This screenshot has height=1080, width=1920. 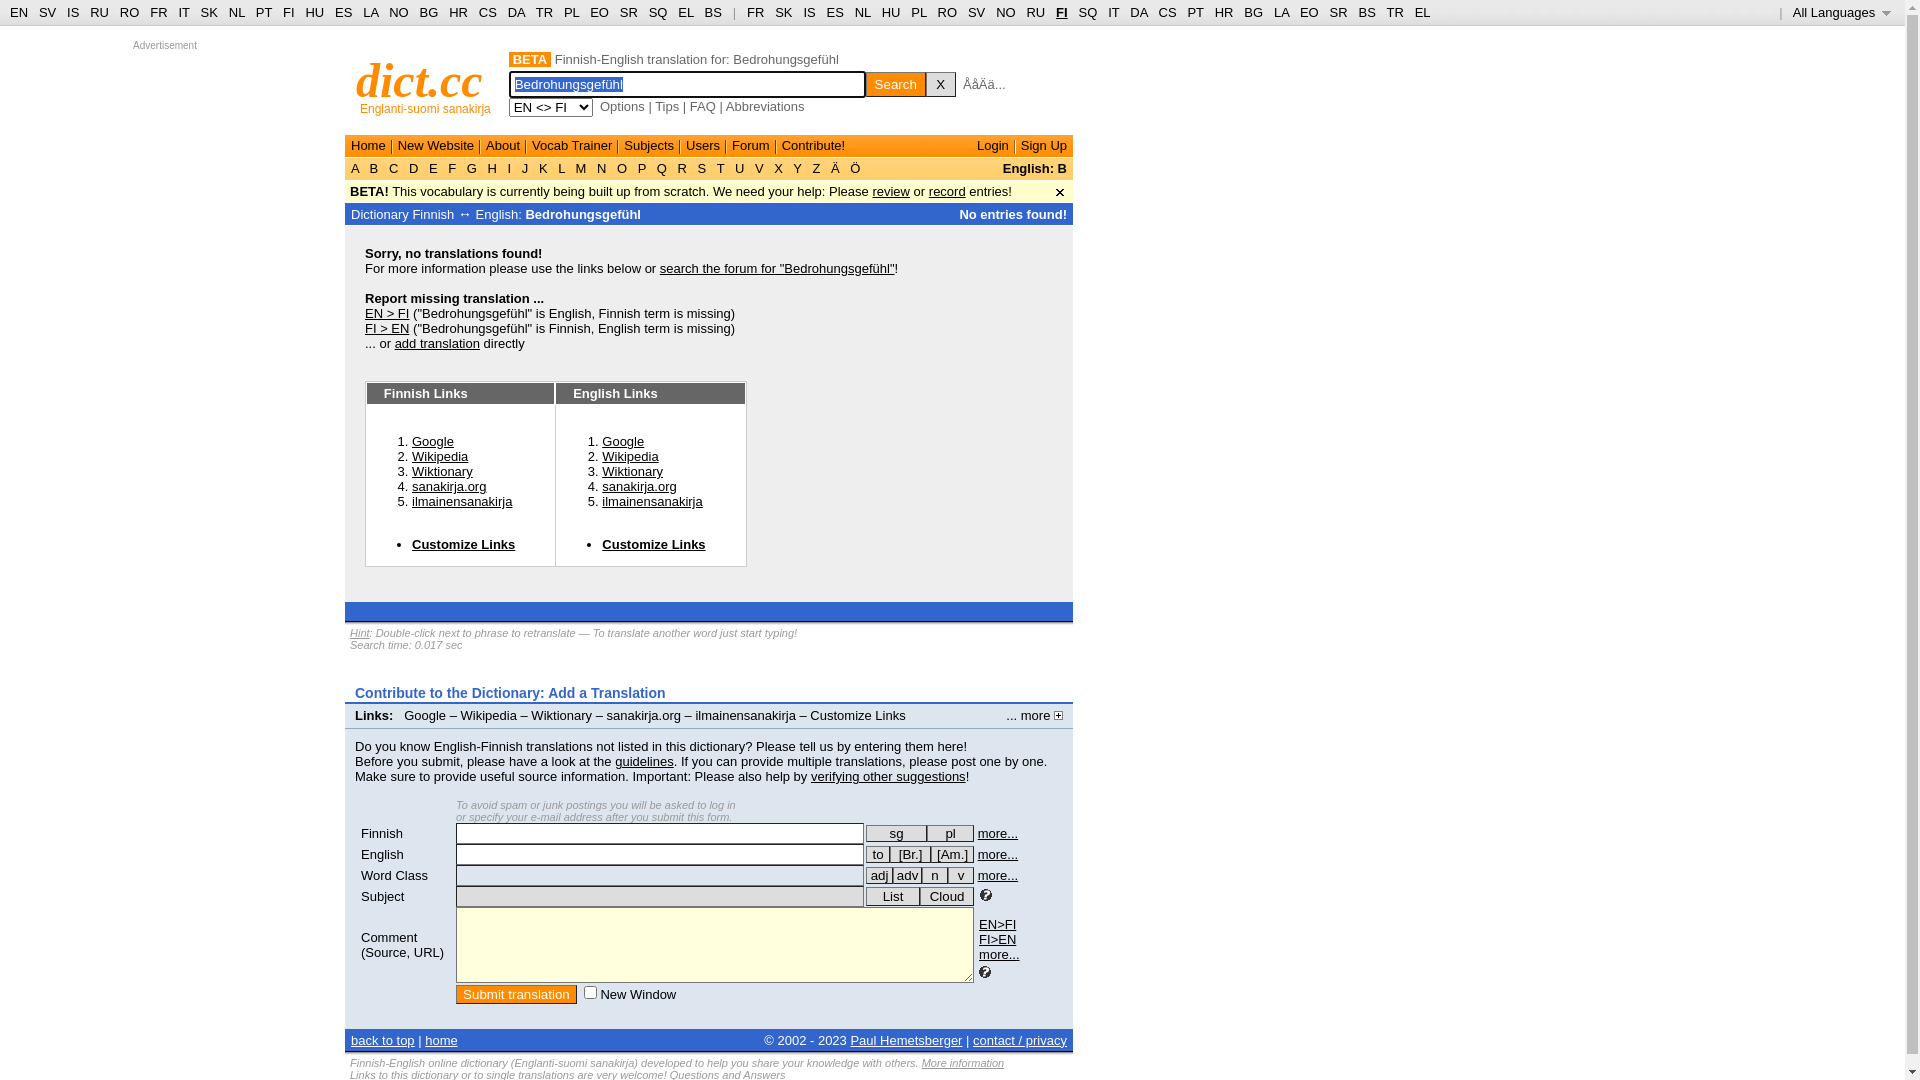 I want to click on 'CS', so click(x=1166, y=12).